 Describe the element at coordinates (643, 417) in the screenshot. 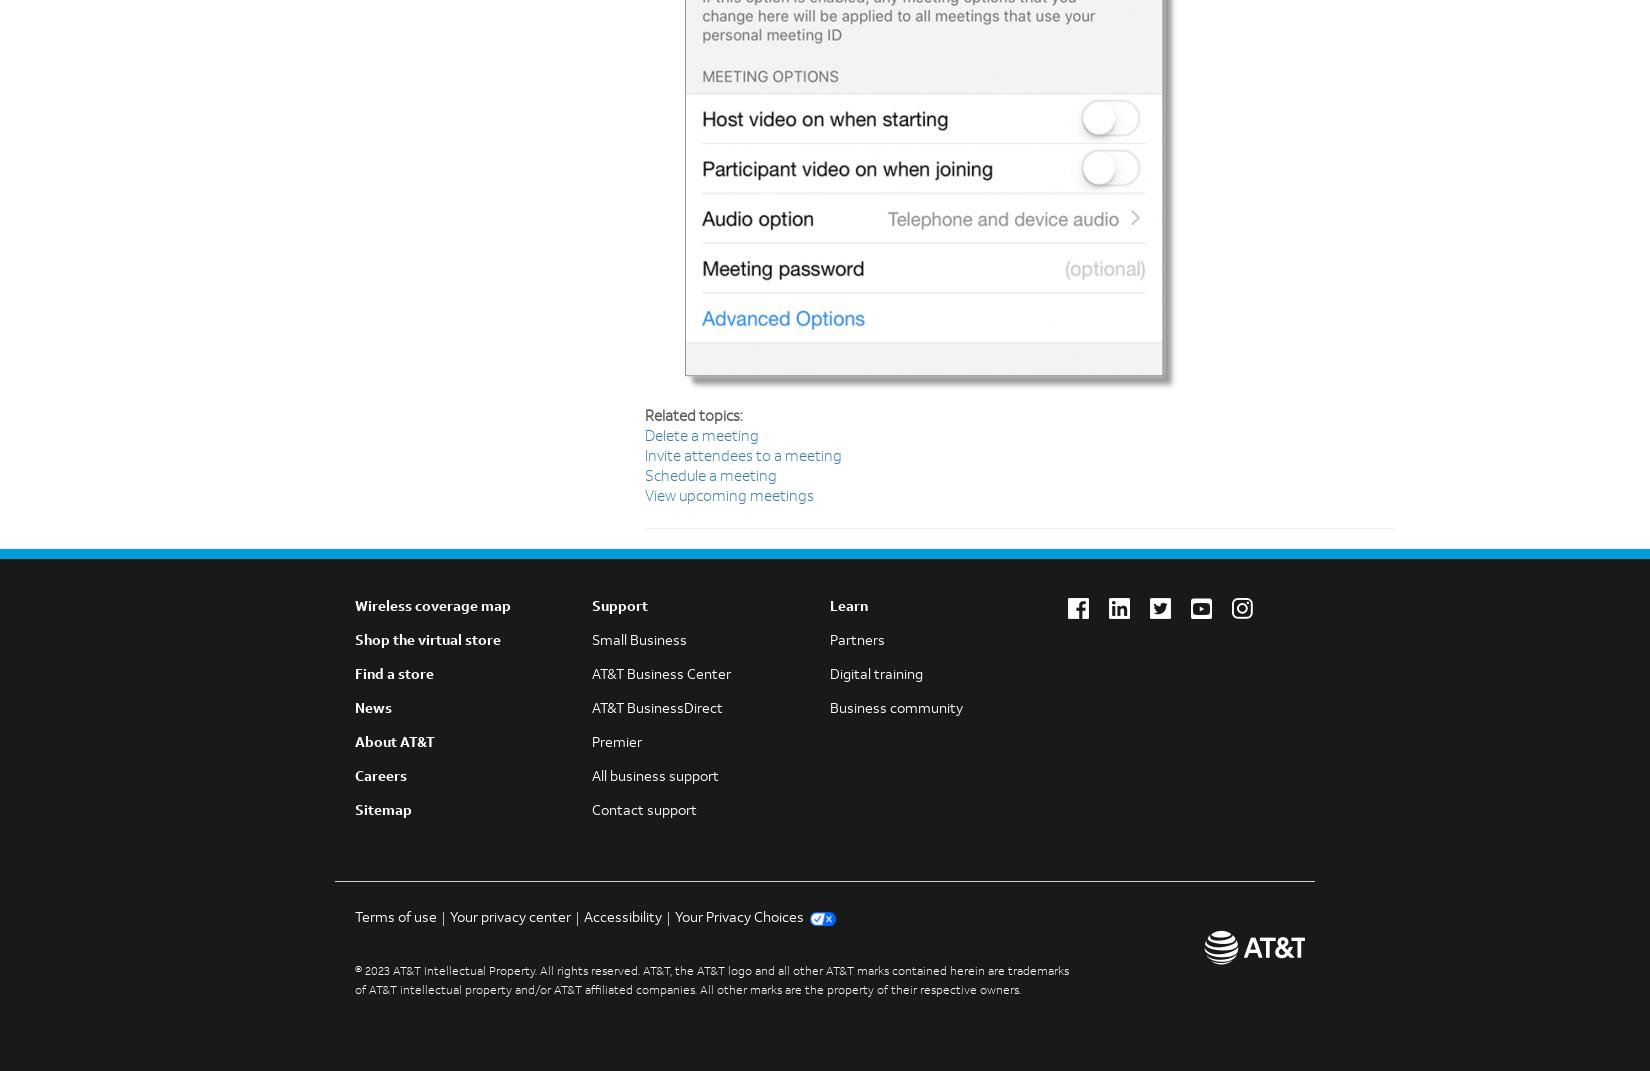

I see `'Related topics:'` at that location.